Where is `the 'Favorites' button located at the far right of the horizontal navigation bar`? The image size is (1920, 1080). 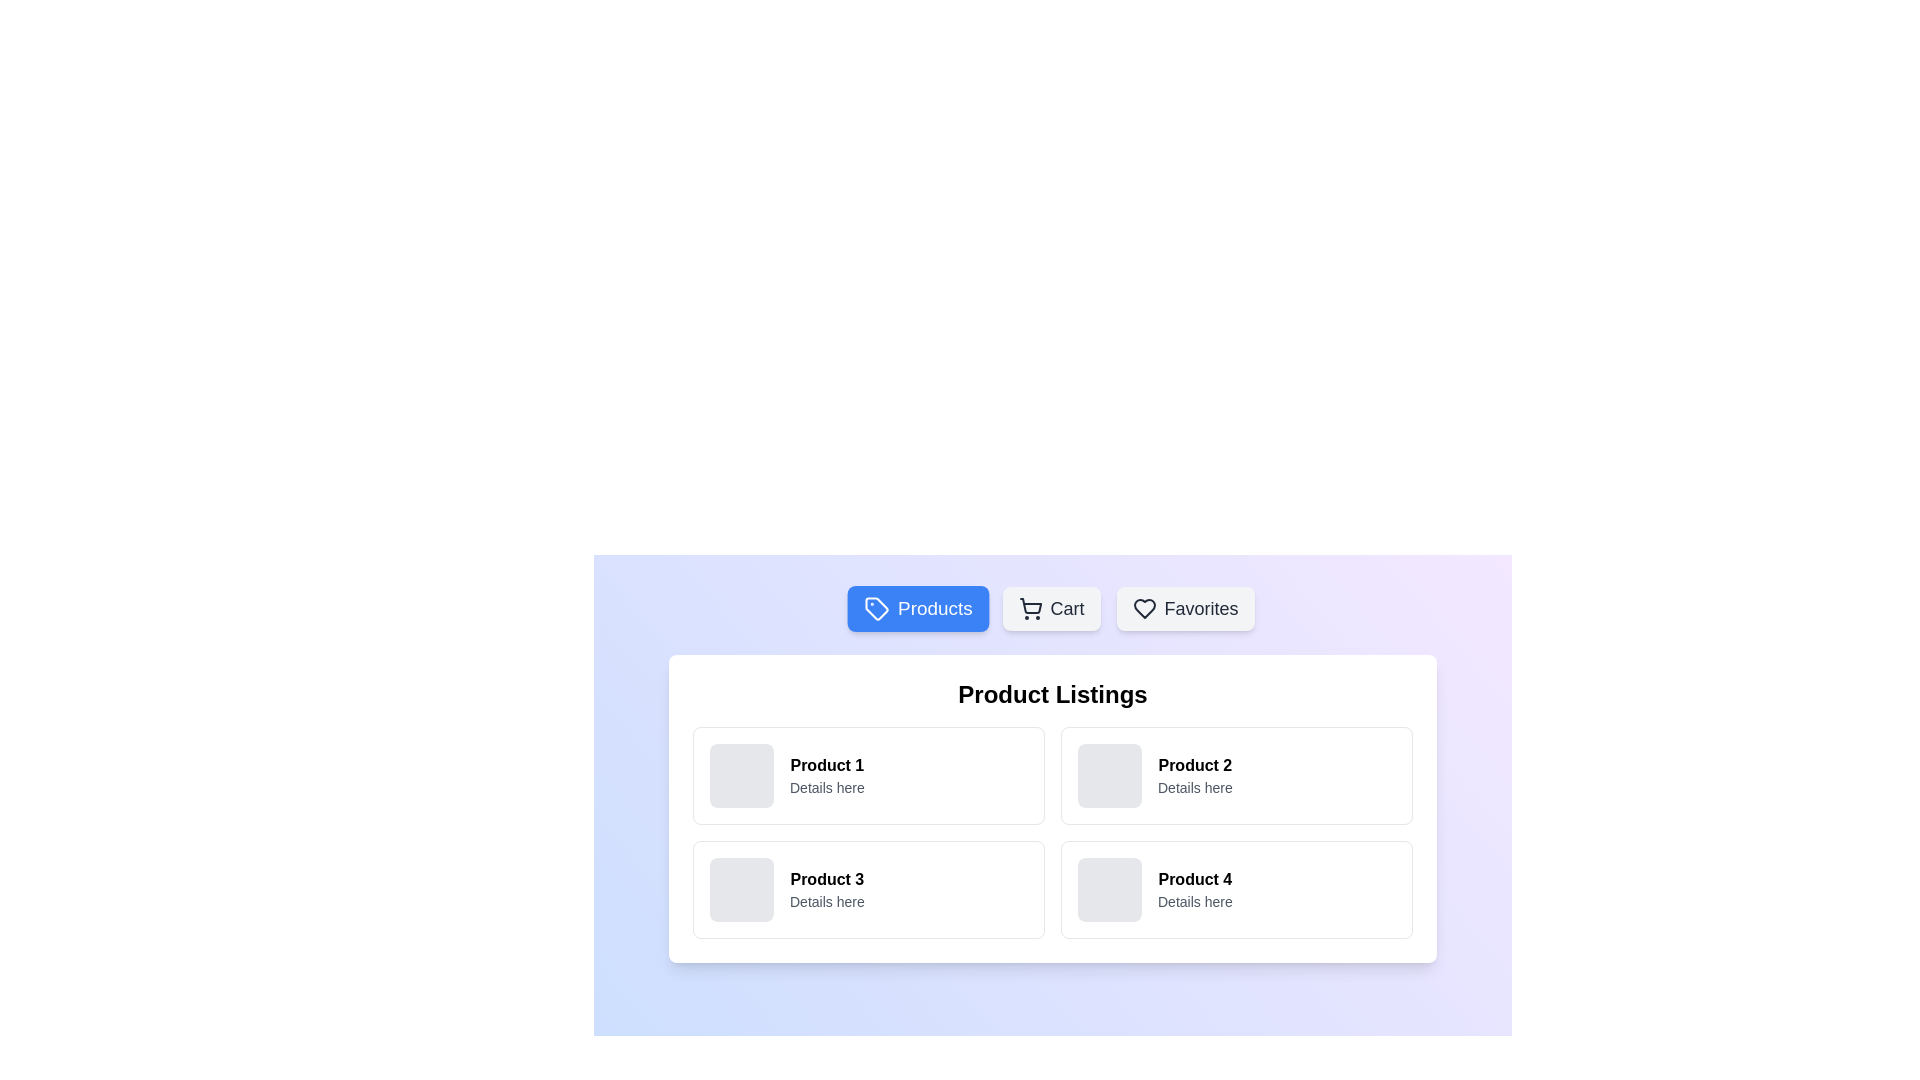
the 'Favorites' button located at the far right of the horizontal navigation bar is located at coordinates (1185, 608).